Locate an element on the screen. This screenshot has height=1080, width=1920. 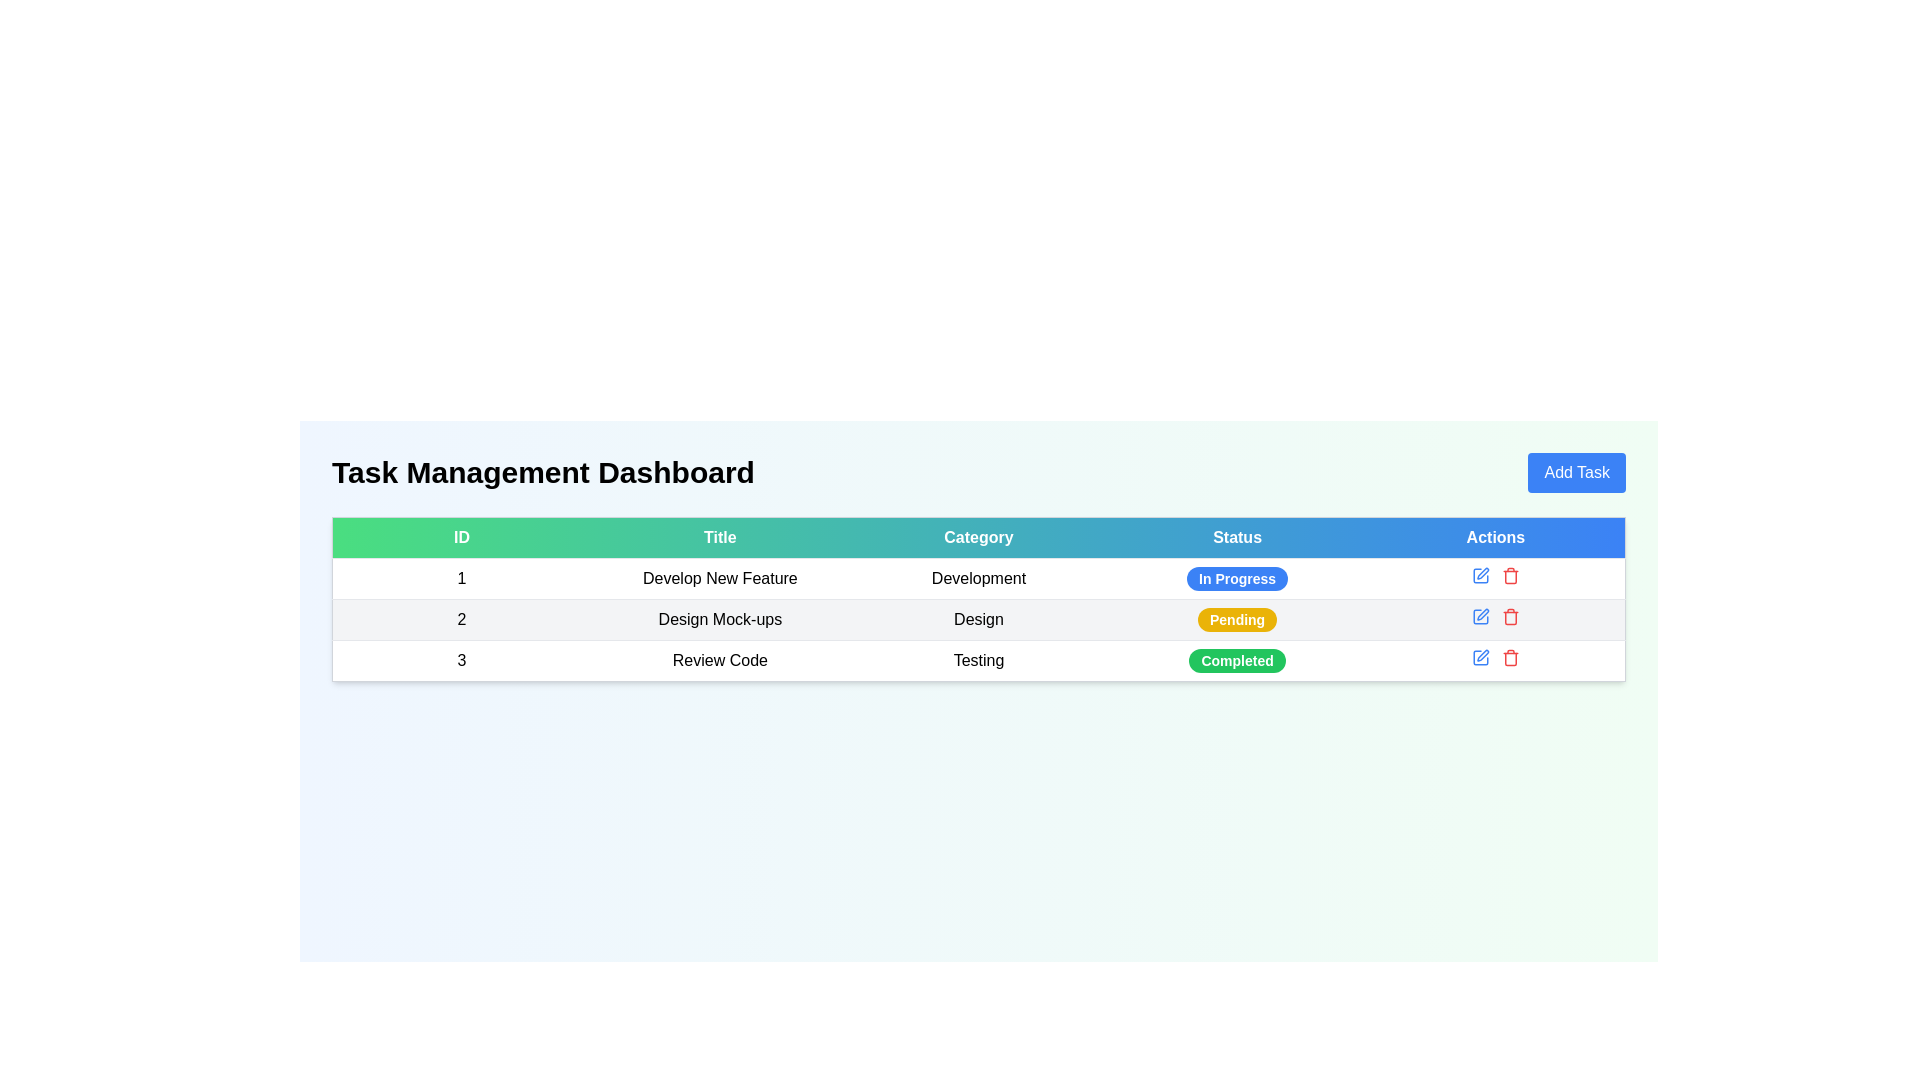
status indicator displaying 'In Progress' for the task 'Develop New Feature' located in the 'Status' column of the first row in the 'Task Management Dashboard' is located at coordinates (1236, 578).